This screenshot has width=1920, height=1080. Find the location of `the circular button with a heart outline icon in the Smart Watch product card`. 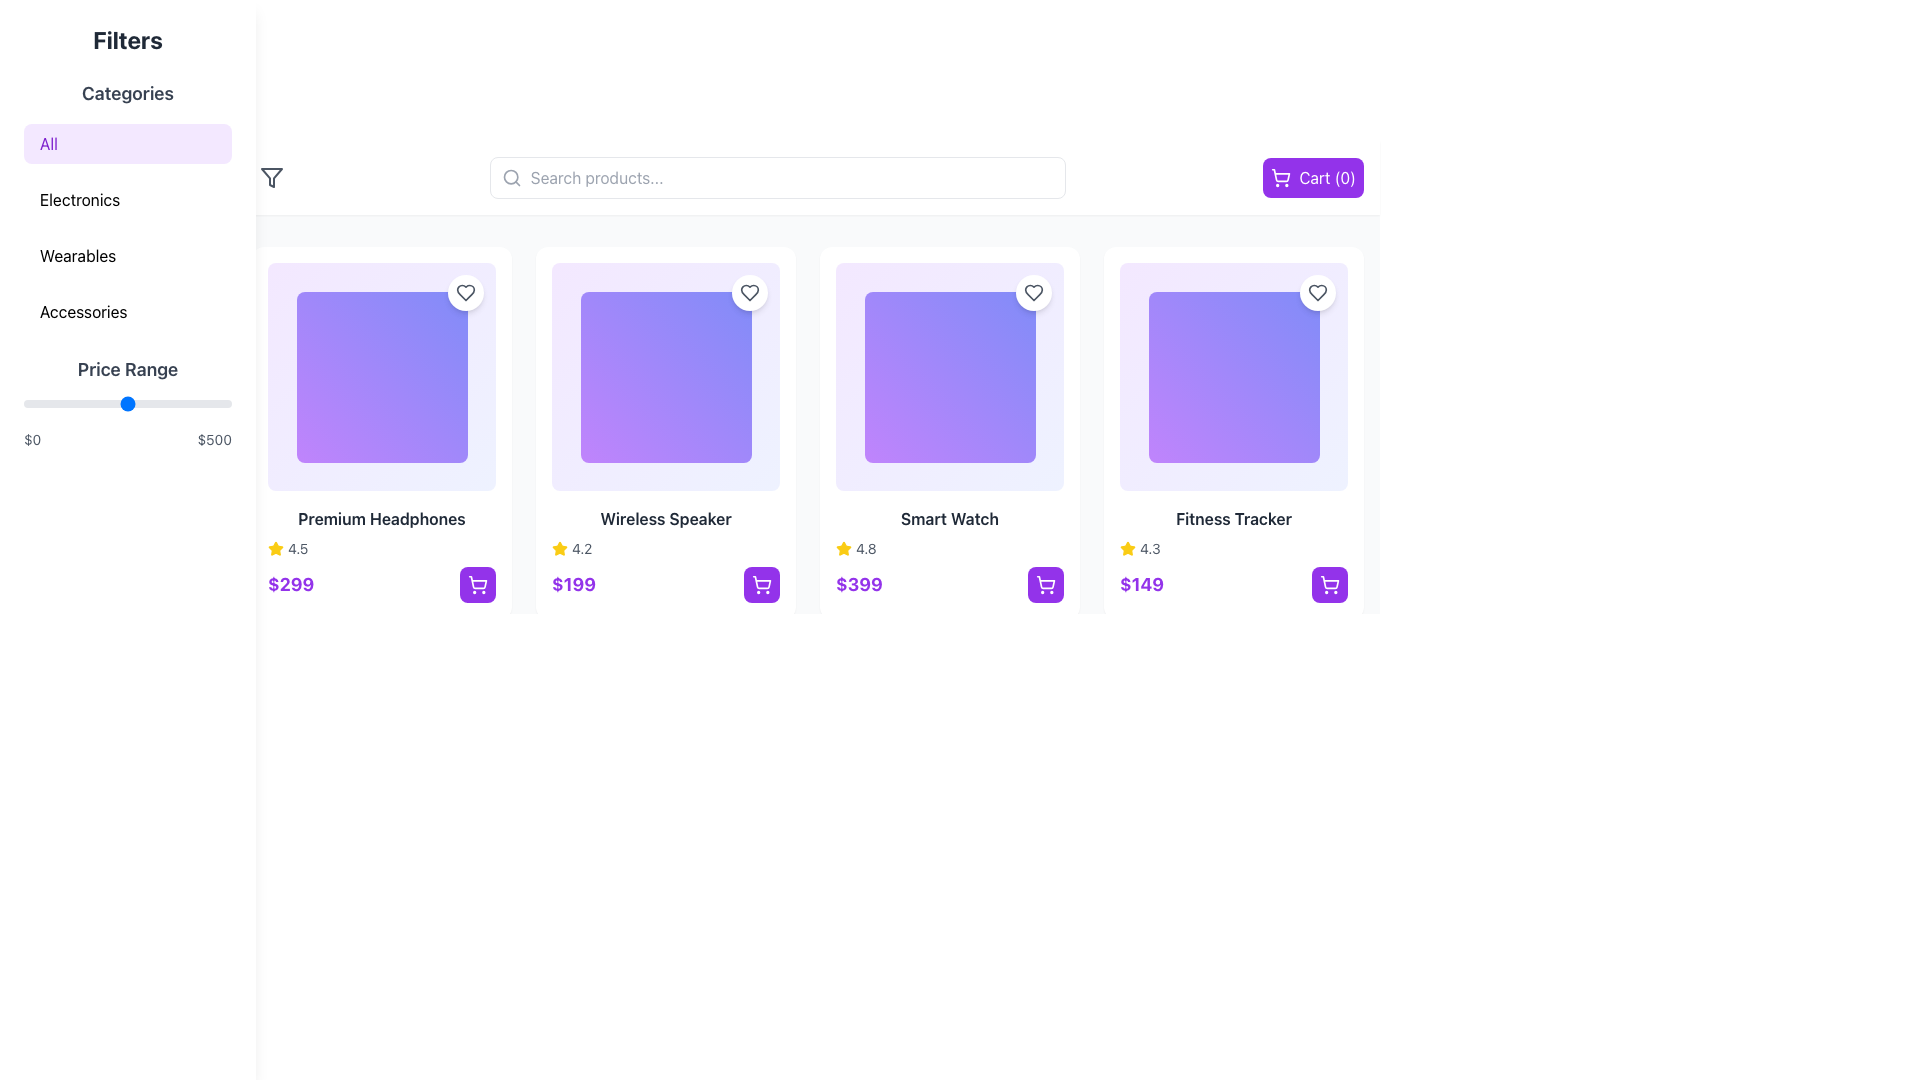

the circular button with a heart outline icon in the Smart Watch product card is located at coordinates (1033, 293).